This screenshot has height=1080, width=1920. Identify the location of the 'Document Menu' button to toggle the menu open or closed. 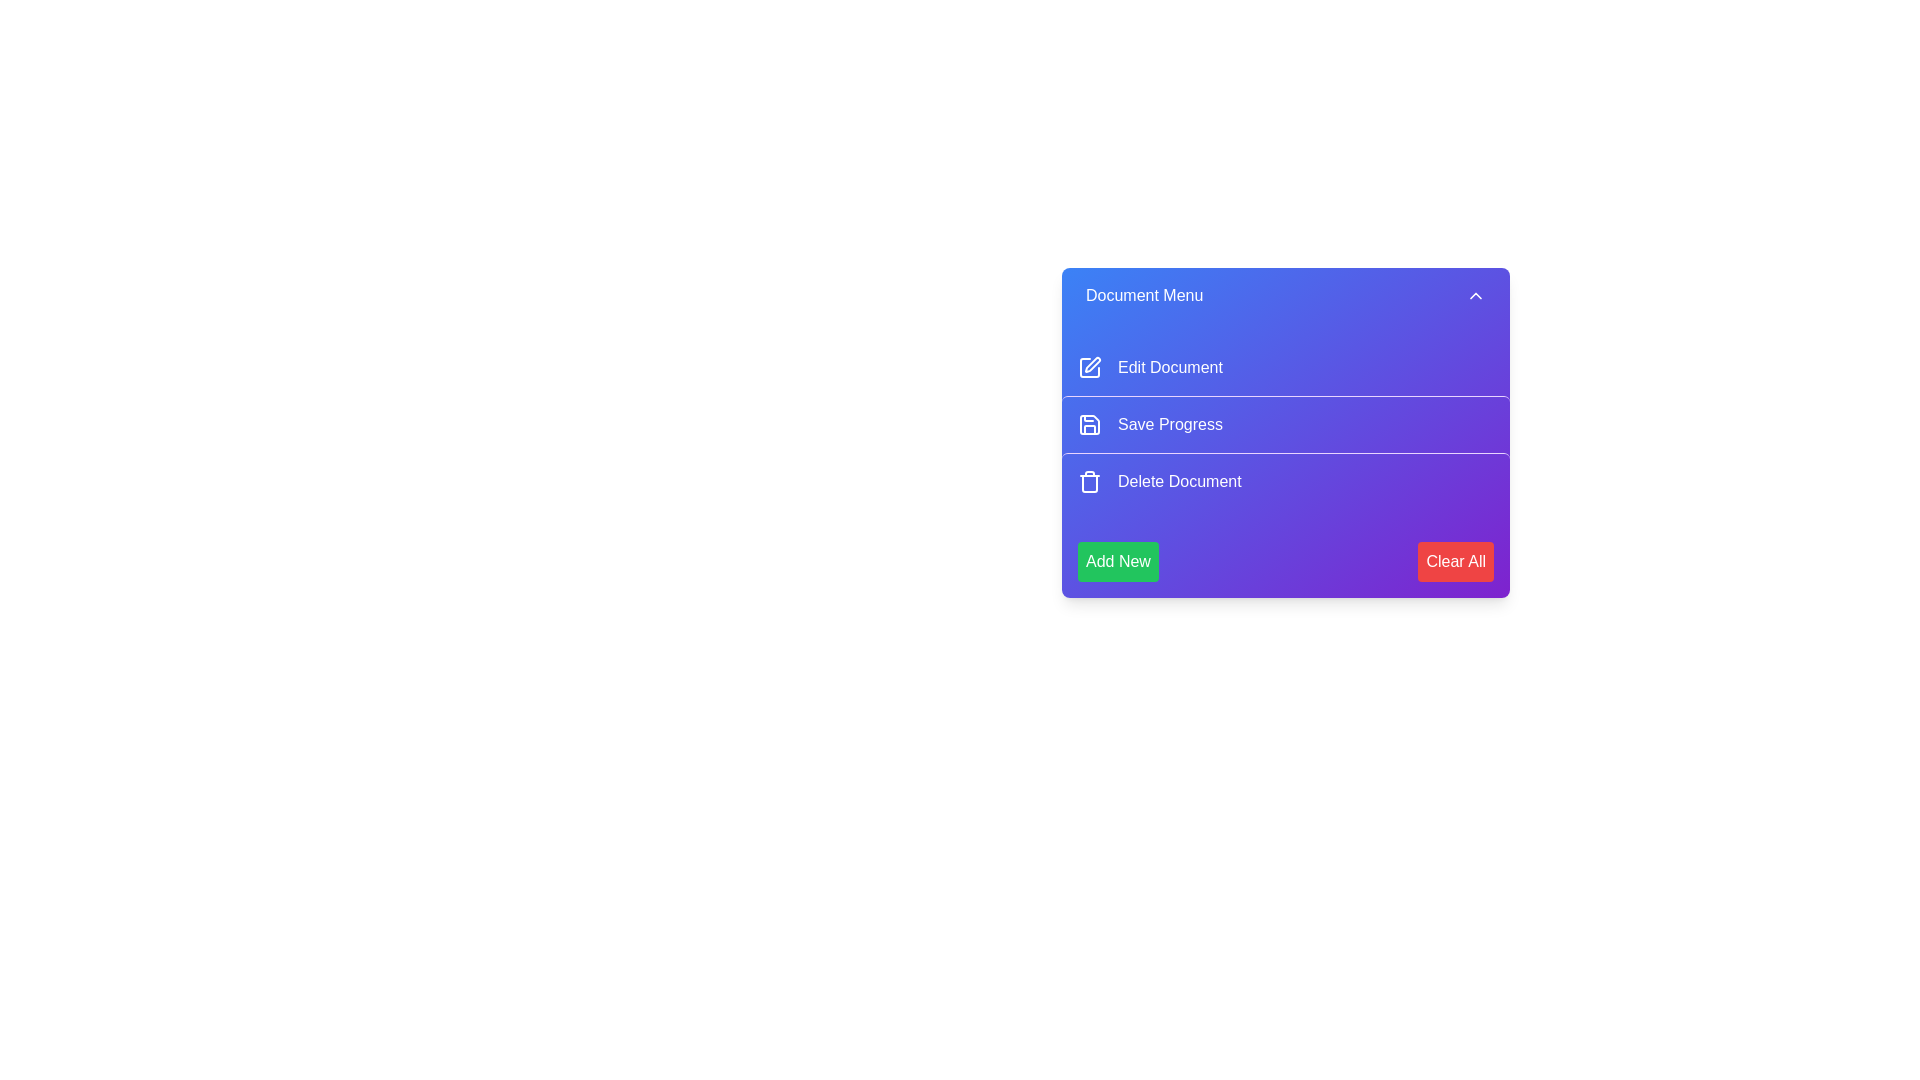
(1286, 296).